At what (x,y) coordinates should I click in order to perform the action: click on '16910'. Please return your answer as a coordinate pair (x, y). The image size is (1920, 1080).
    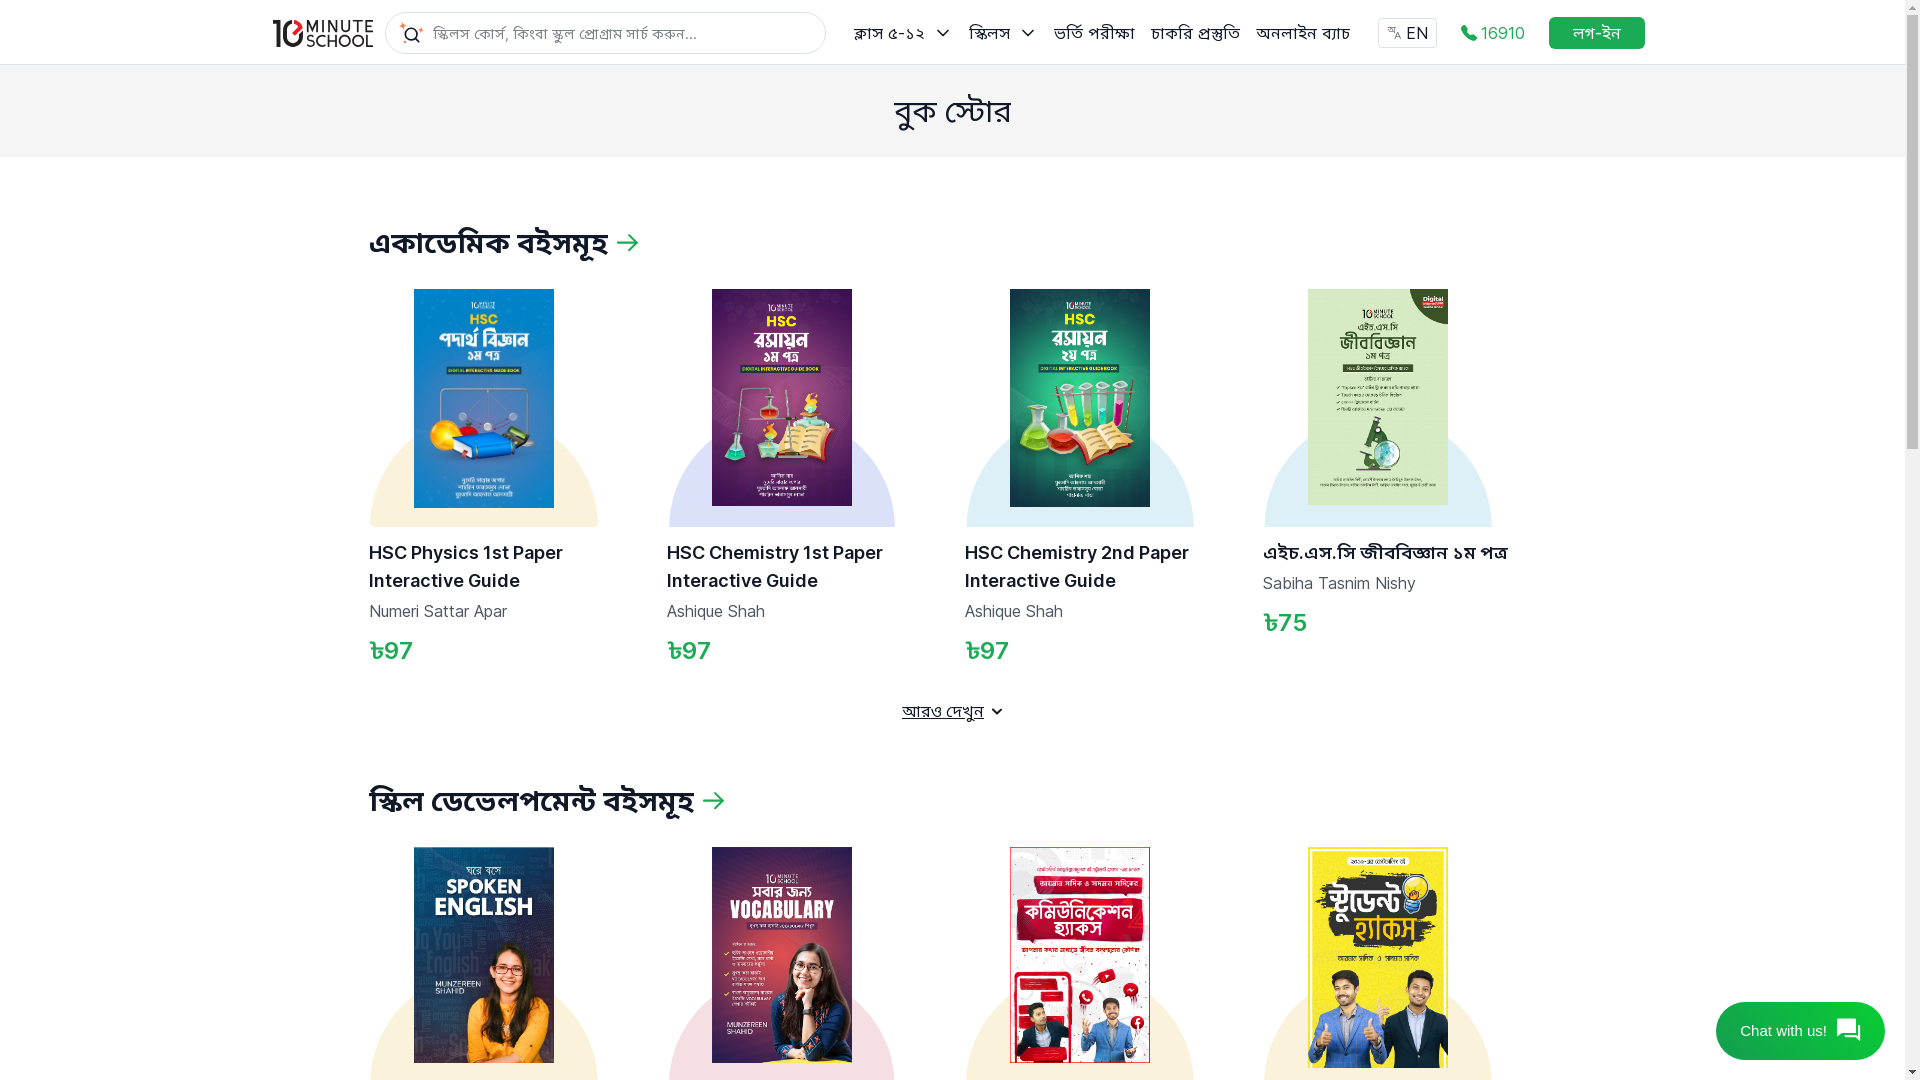
    Looking at the image, I should click on (1492, 33).